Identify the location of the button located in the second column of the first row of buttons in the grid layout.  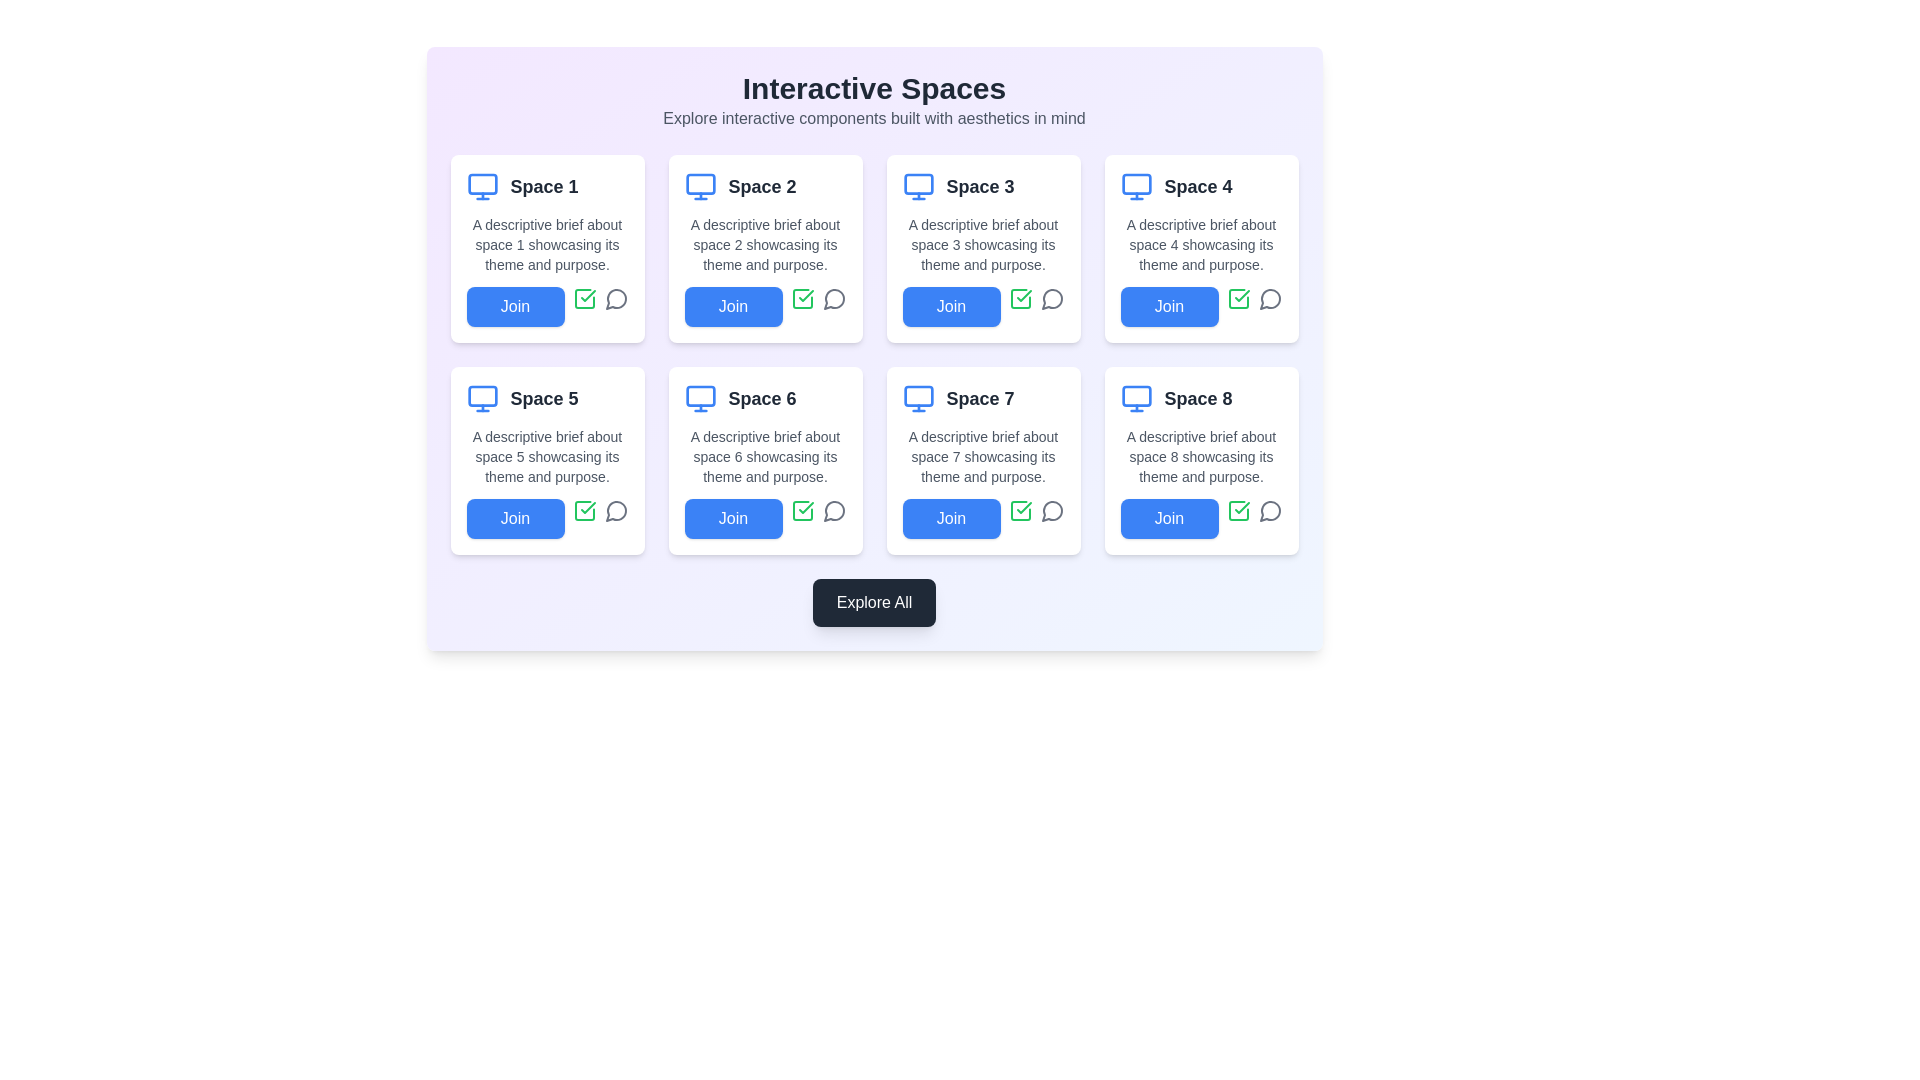
(732, 307).